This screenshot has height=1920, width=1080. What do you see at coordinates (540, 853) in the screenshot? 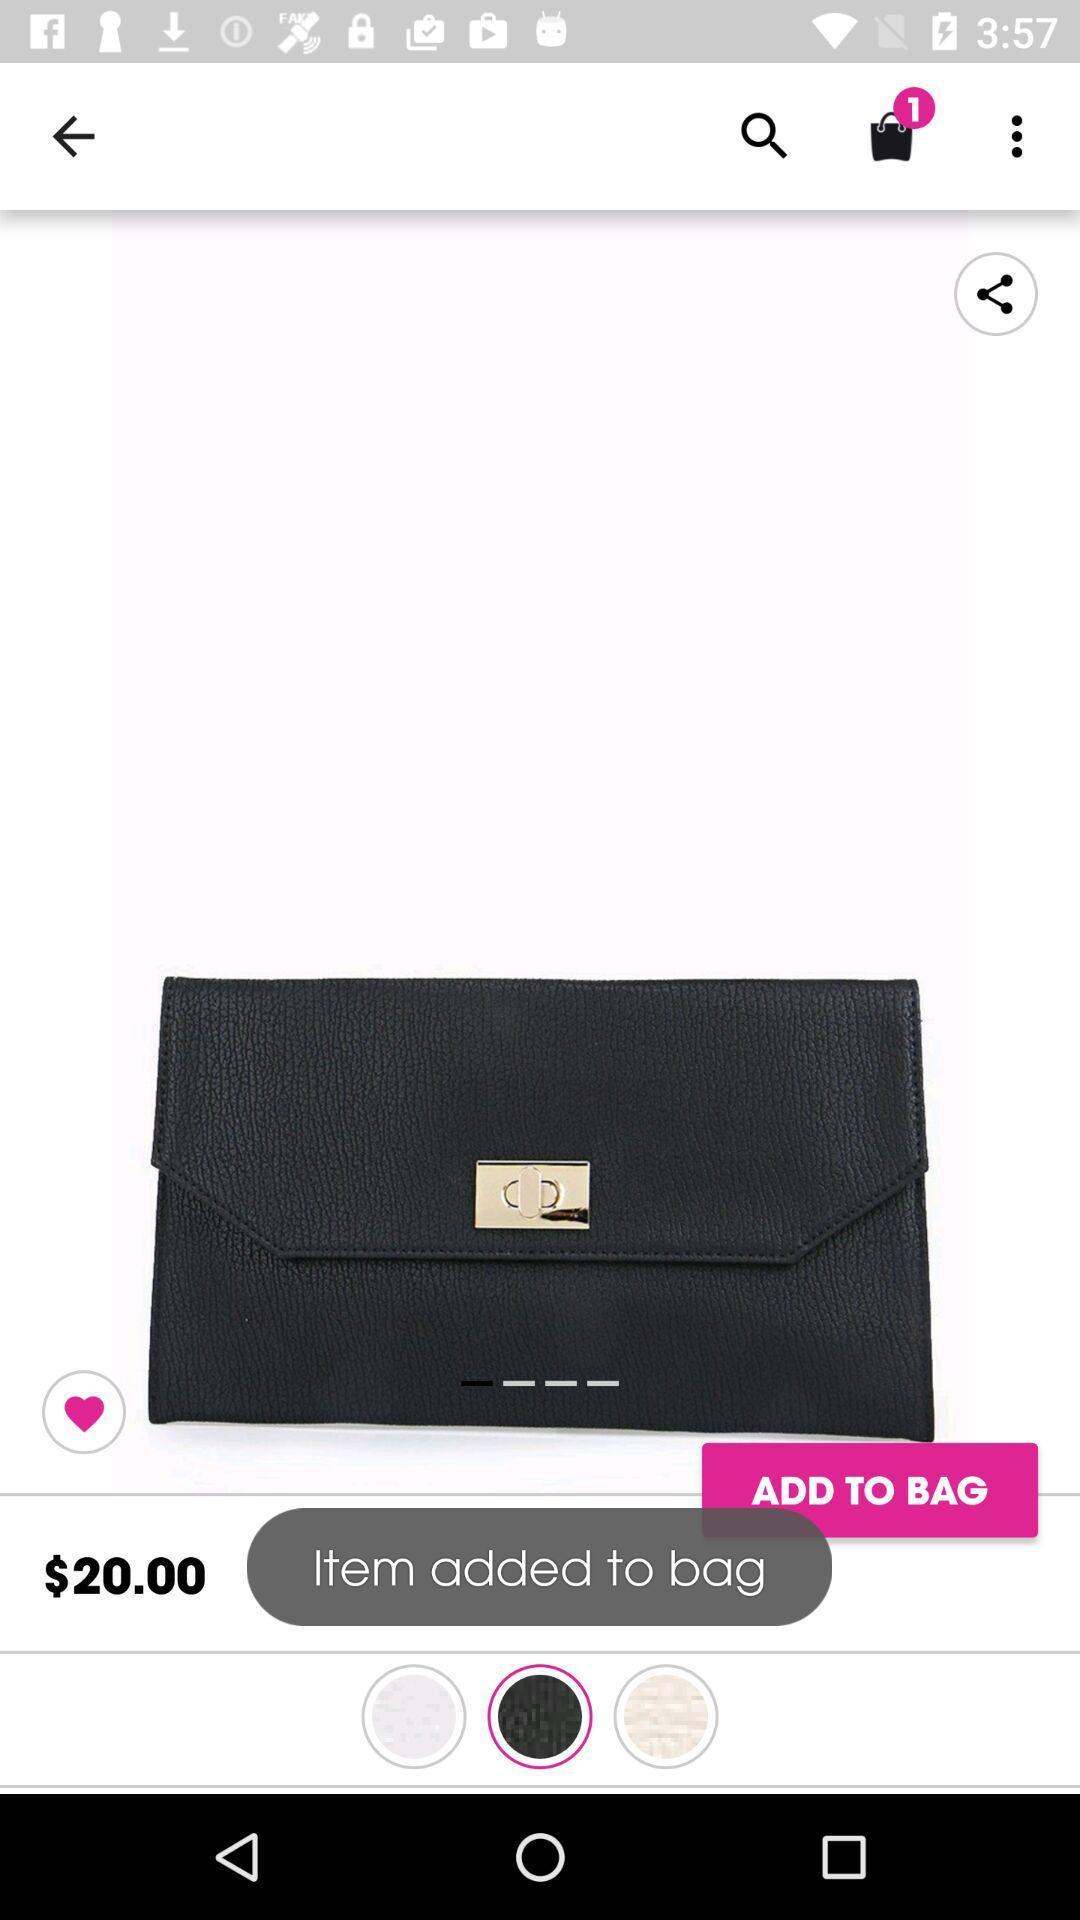
I see `image` at bounding box center [540, 853].